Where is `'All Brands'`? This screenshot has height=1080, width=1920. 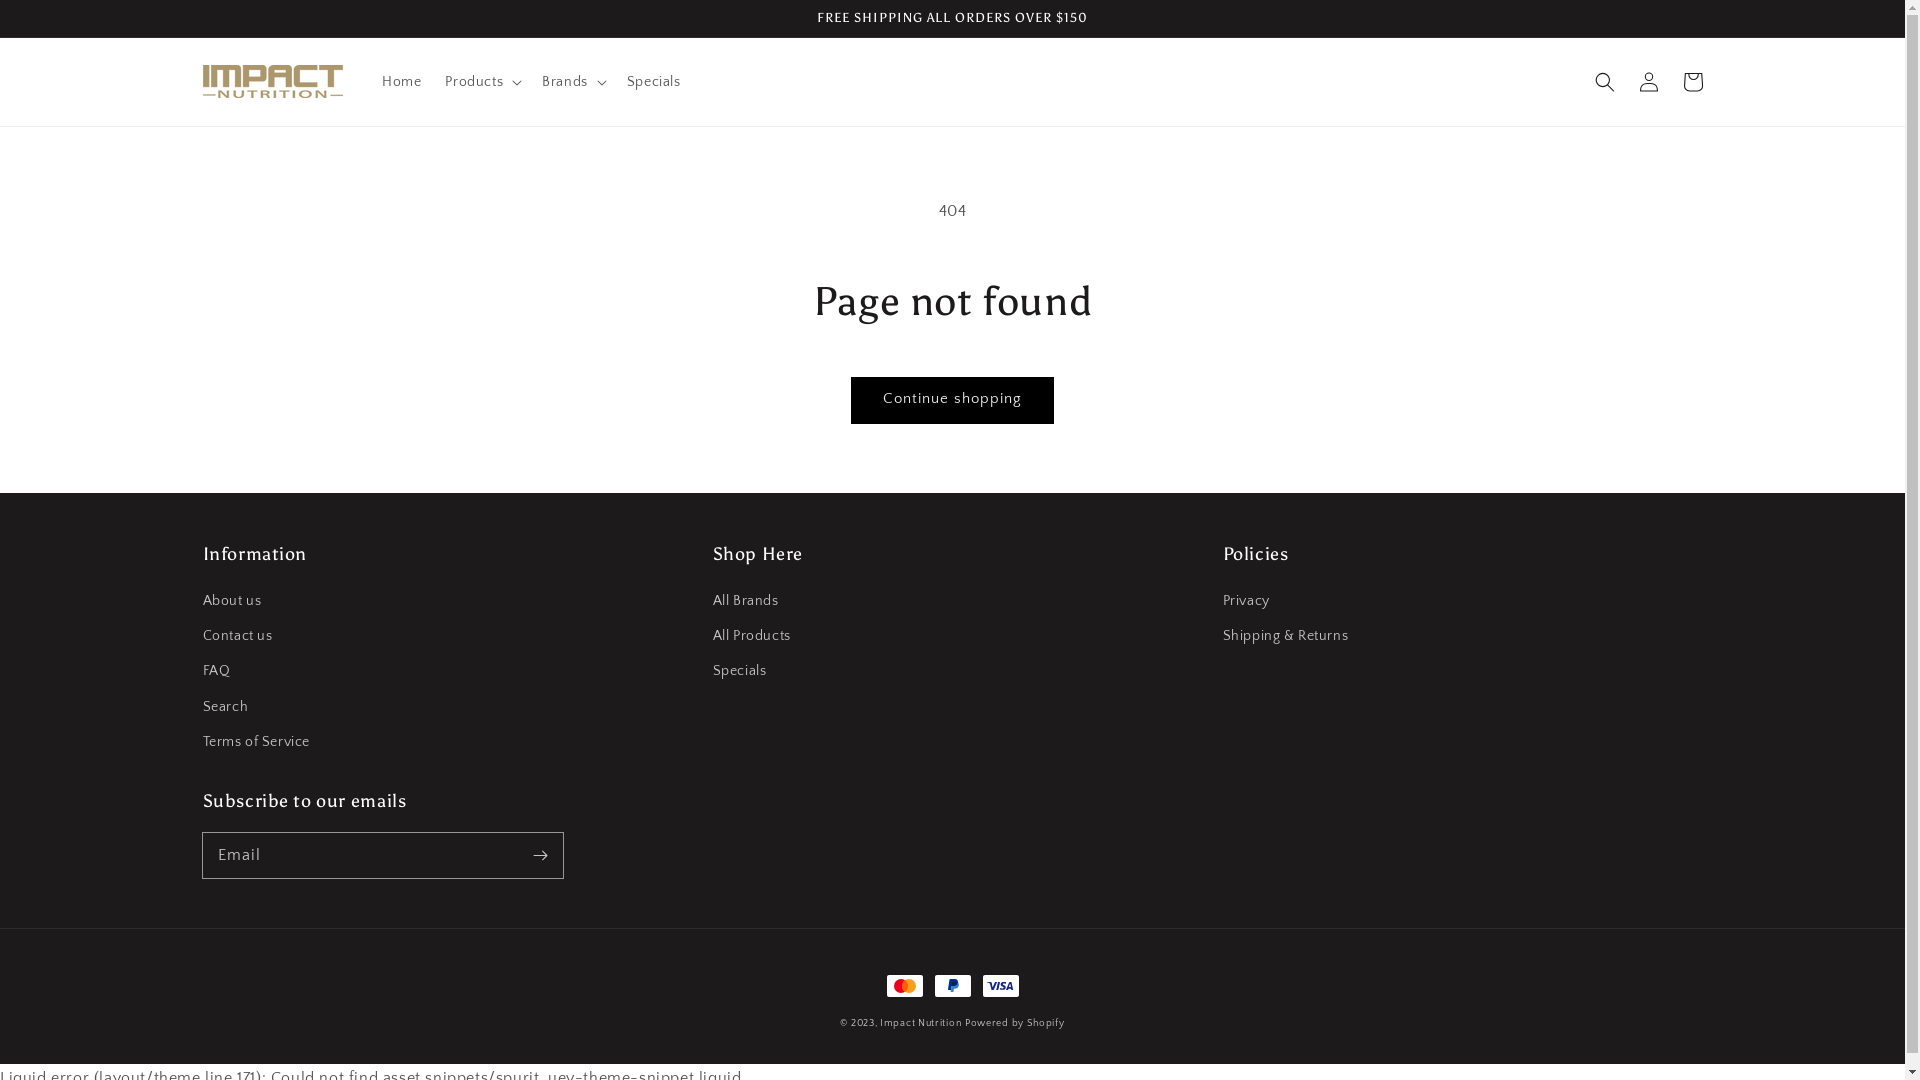 'All Brands' is located at coordinates (743, 603).